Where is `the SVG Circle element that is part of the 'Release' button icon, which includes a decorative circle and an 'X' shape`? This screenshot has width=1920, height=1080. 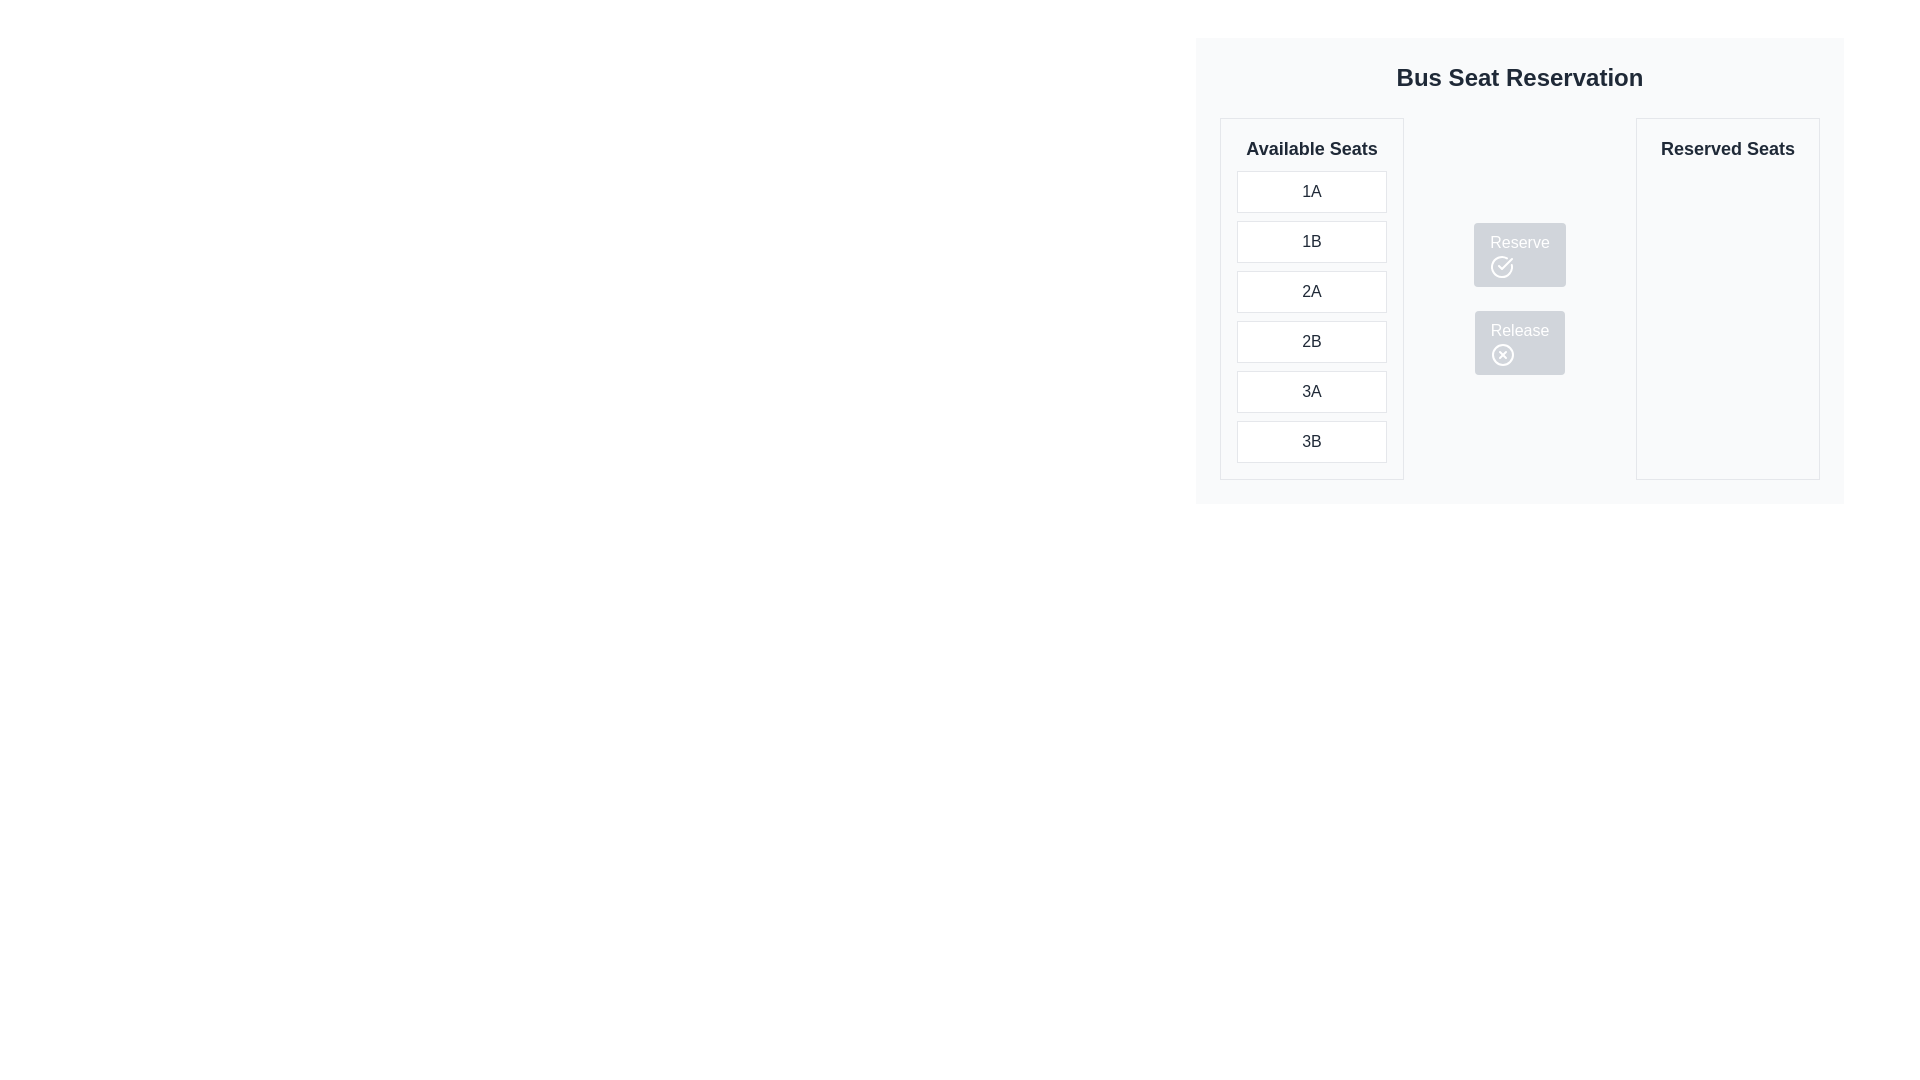 the SVG Circle element that is part of the 'Release' button icon, which includes a decorative circle and an 'X' shape is located at coordinates (1502, 353).